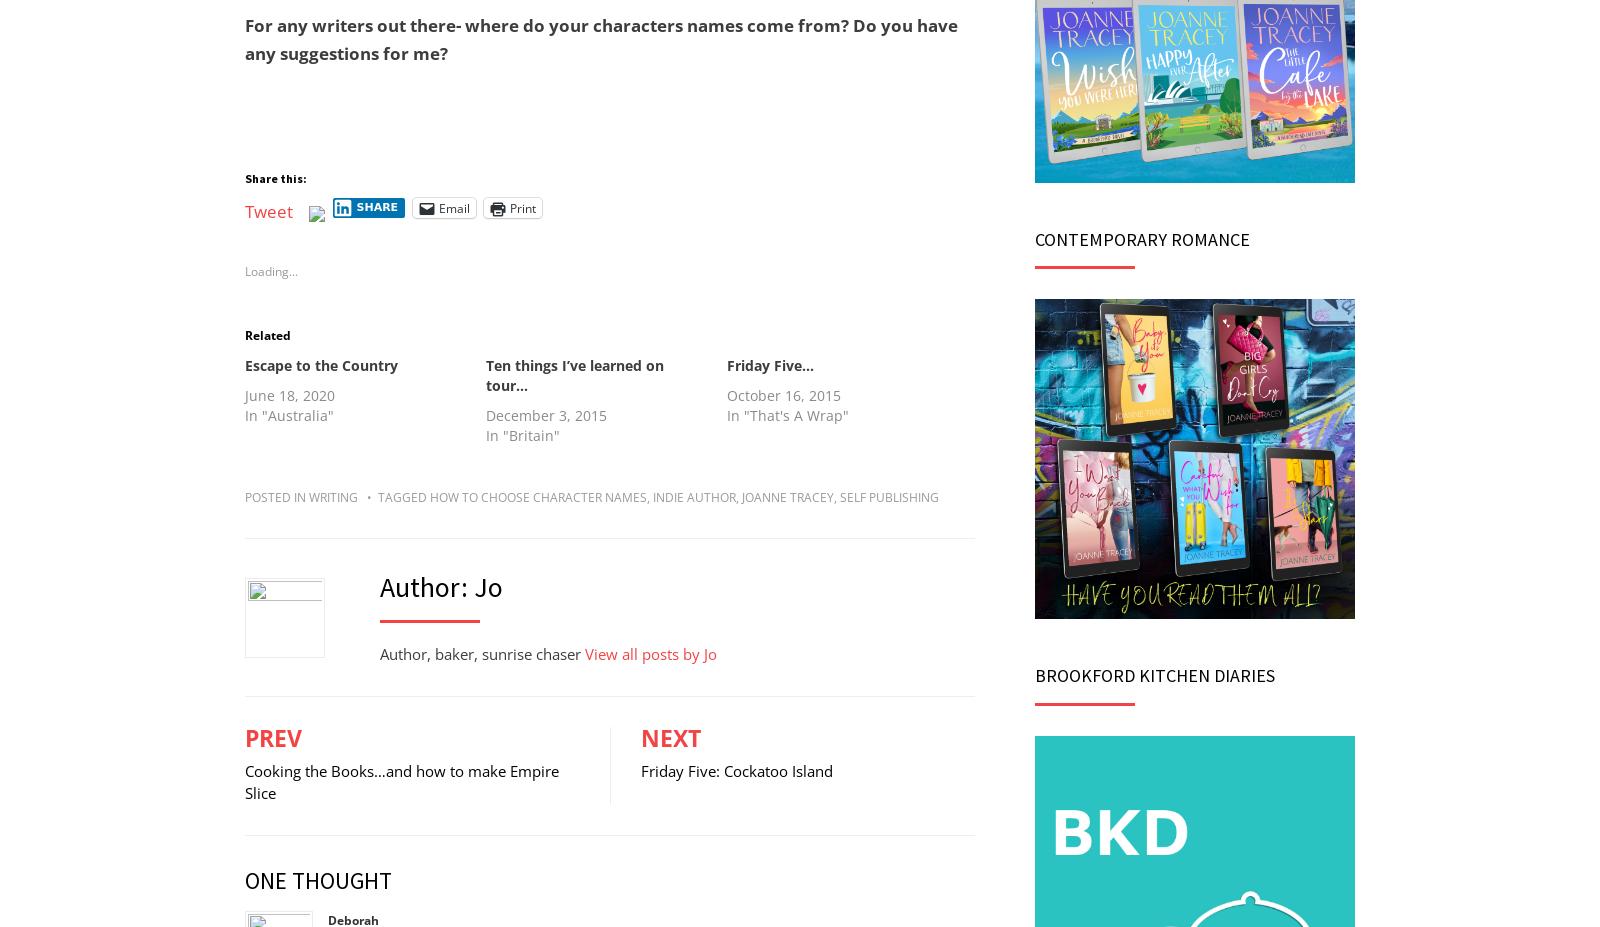  I want to click on 'self publishing', so click(888, 496).